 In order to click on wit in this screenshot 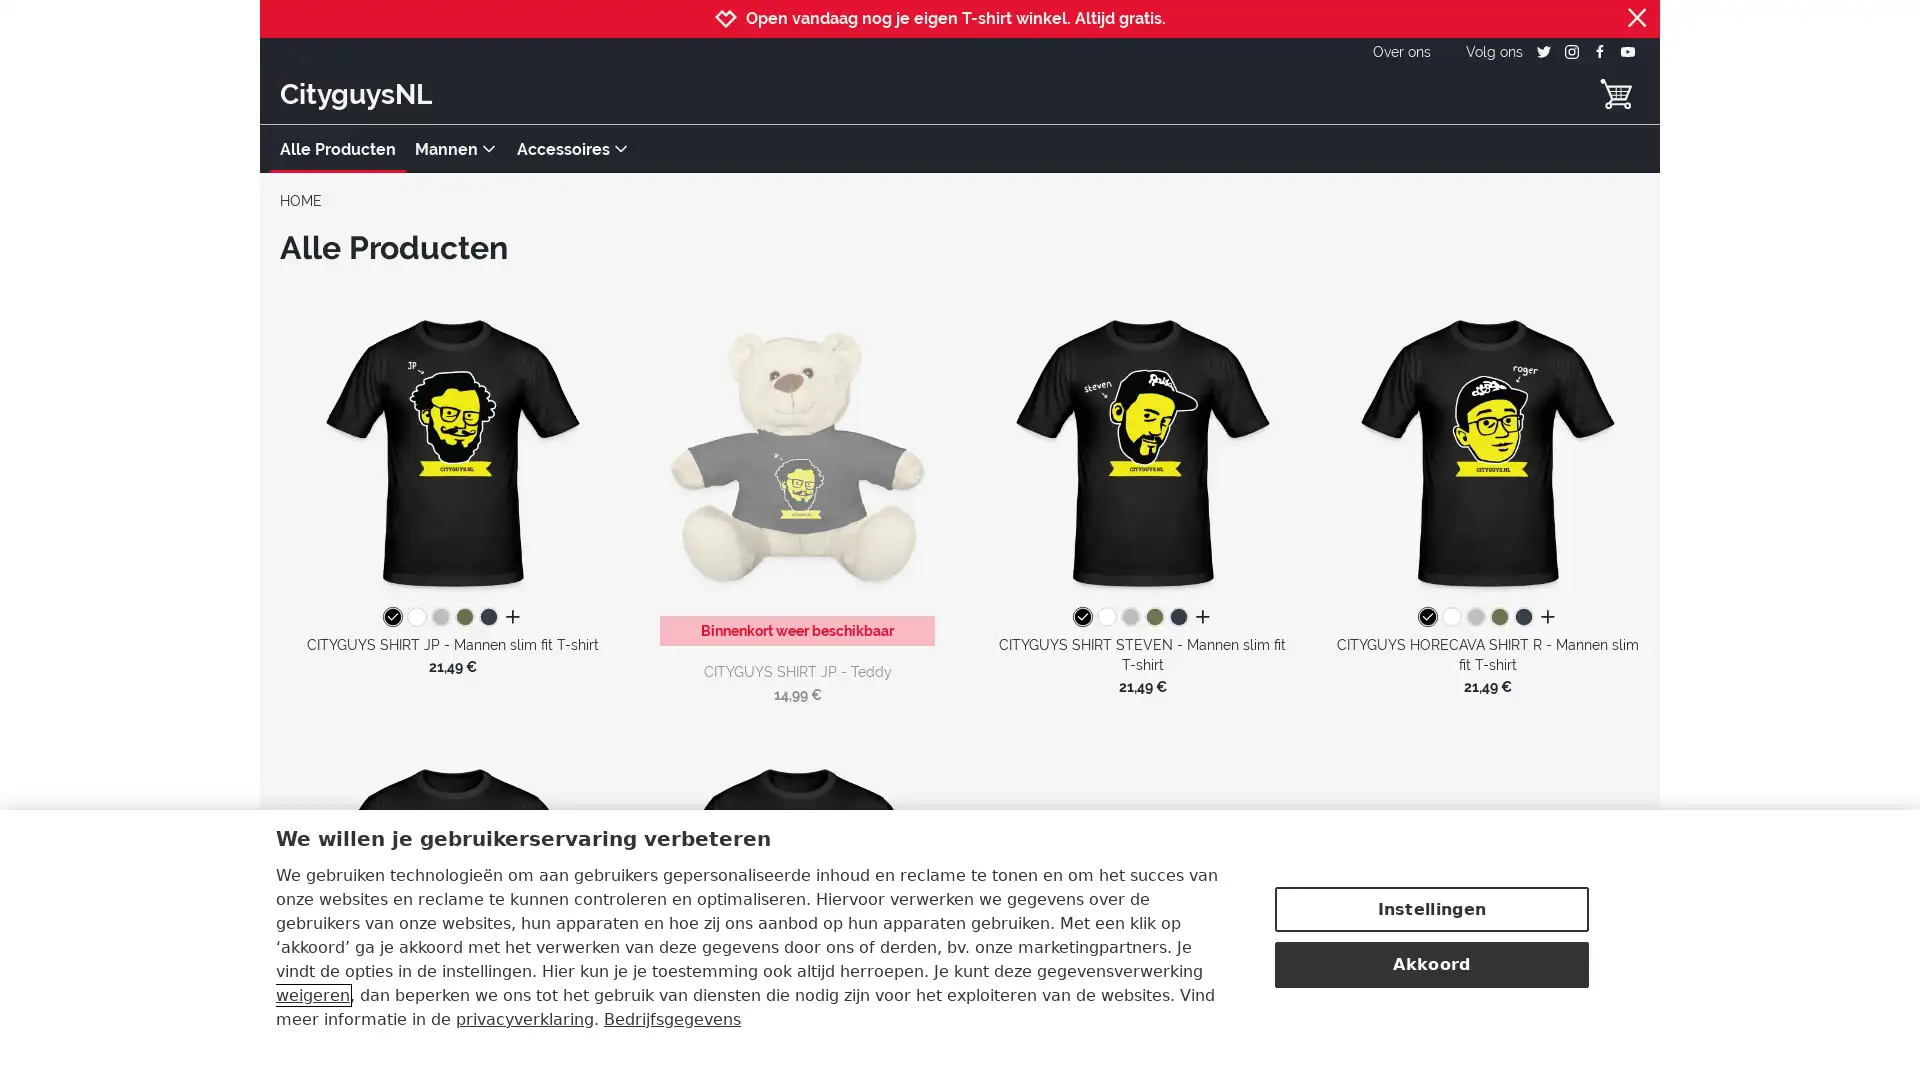, I will do `click(415, 617)`.